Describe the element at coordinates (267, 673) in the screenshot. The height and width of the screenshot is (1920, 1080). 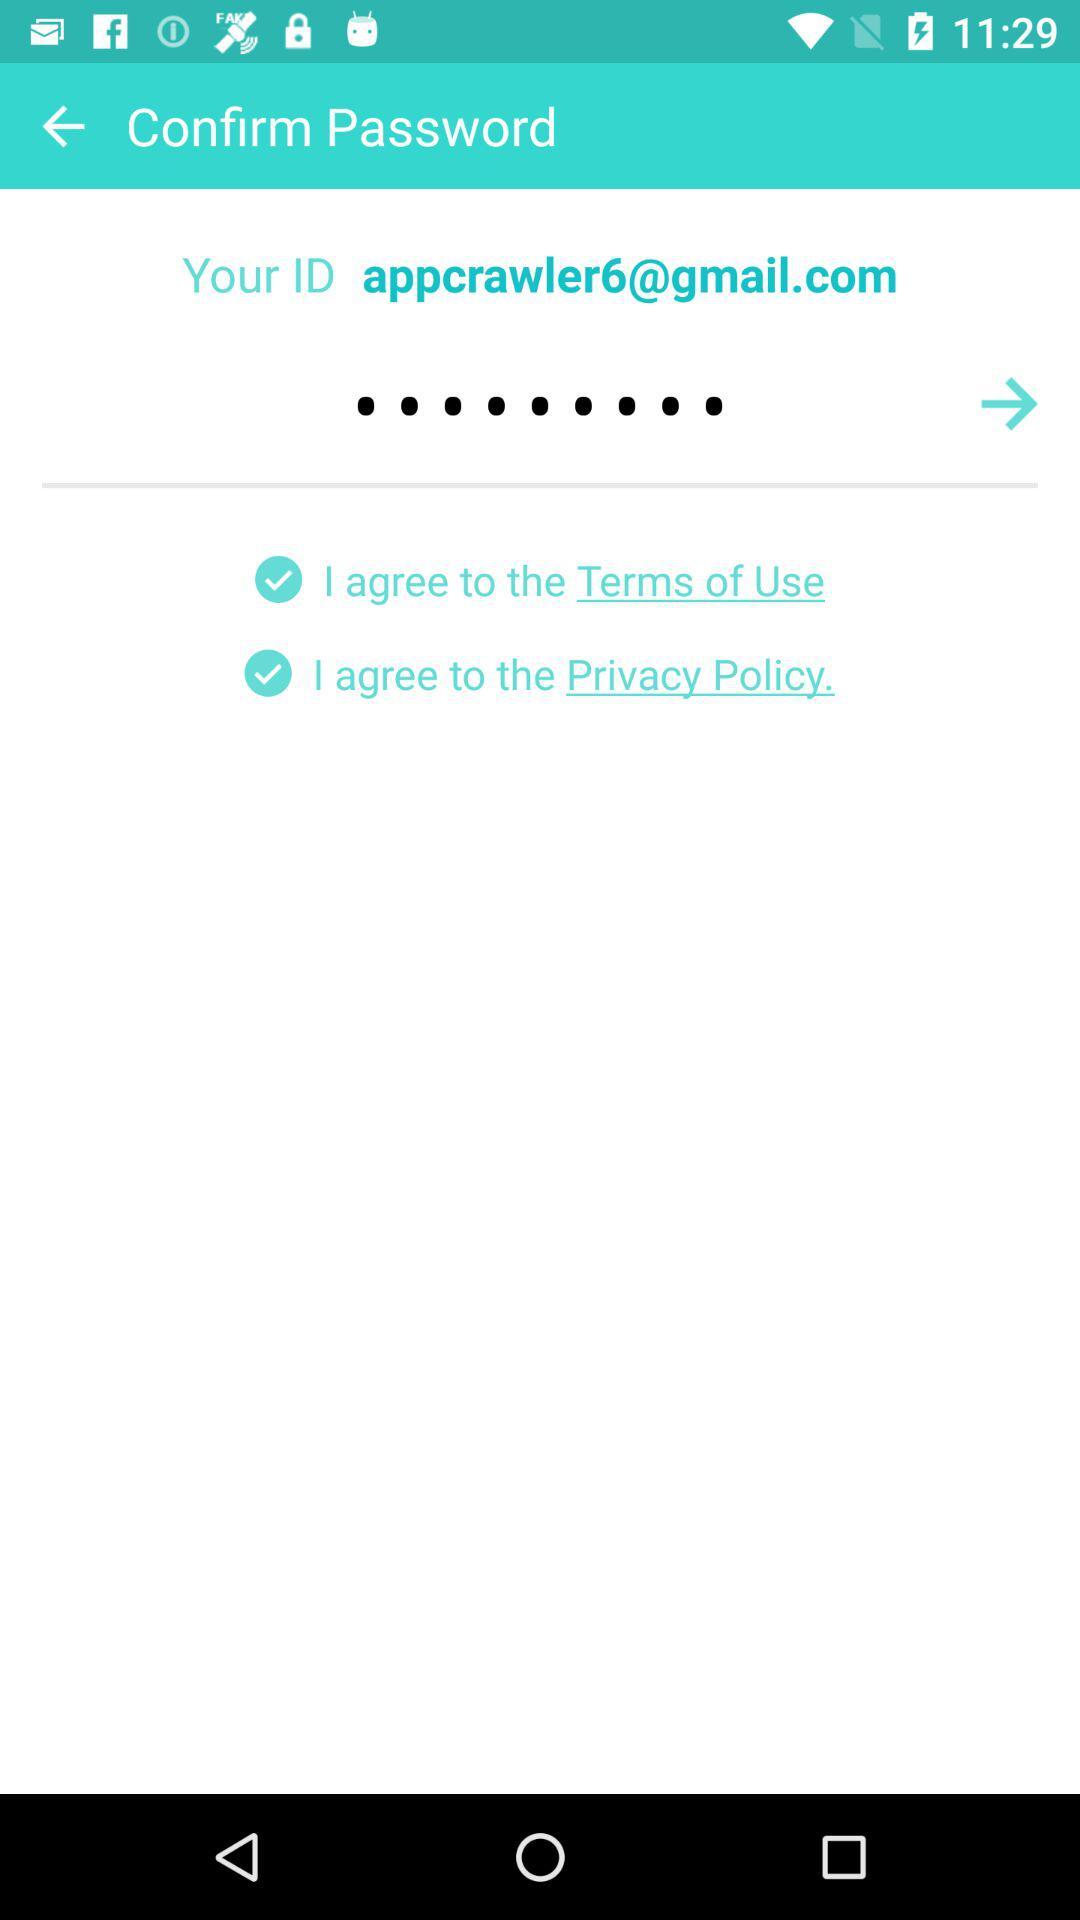
I see `the check icon` at that location.